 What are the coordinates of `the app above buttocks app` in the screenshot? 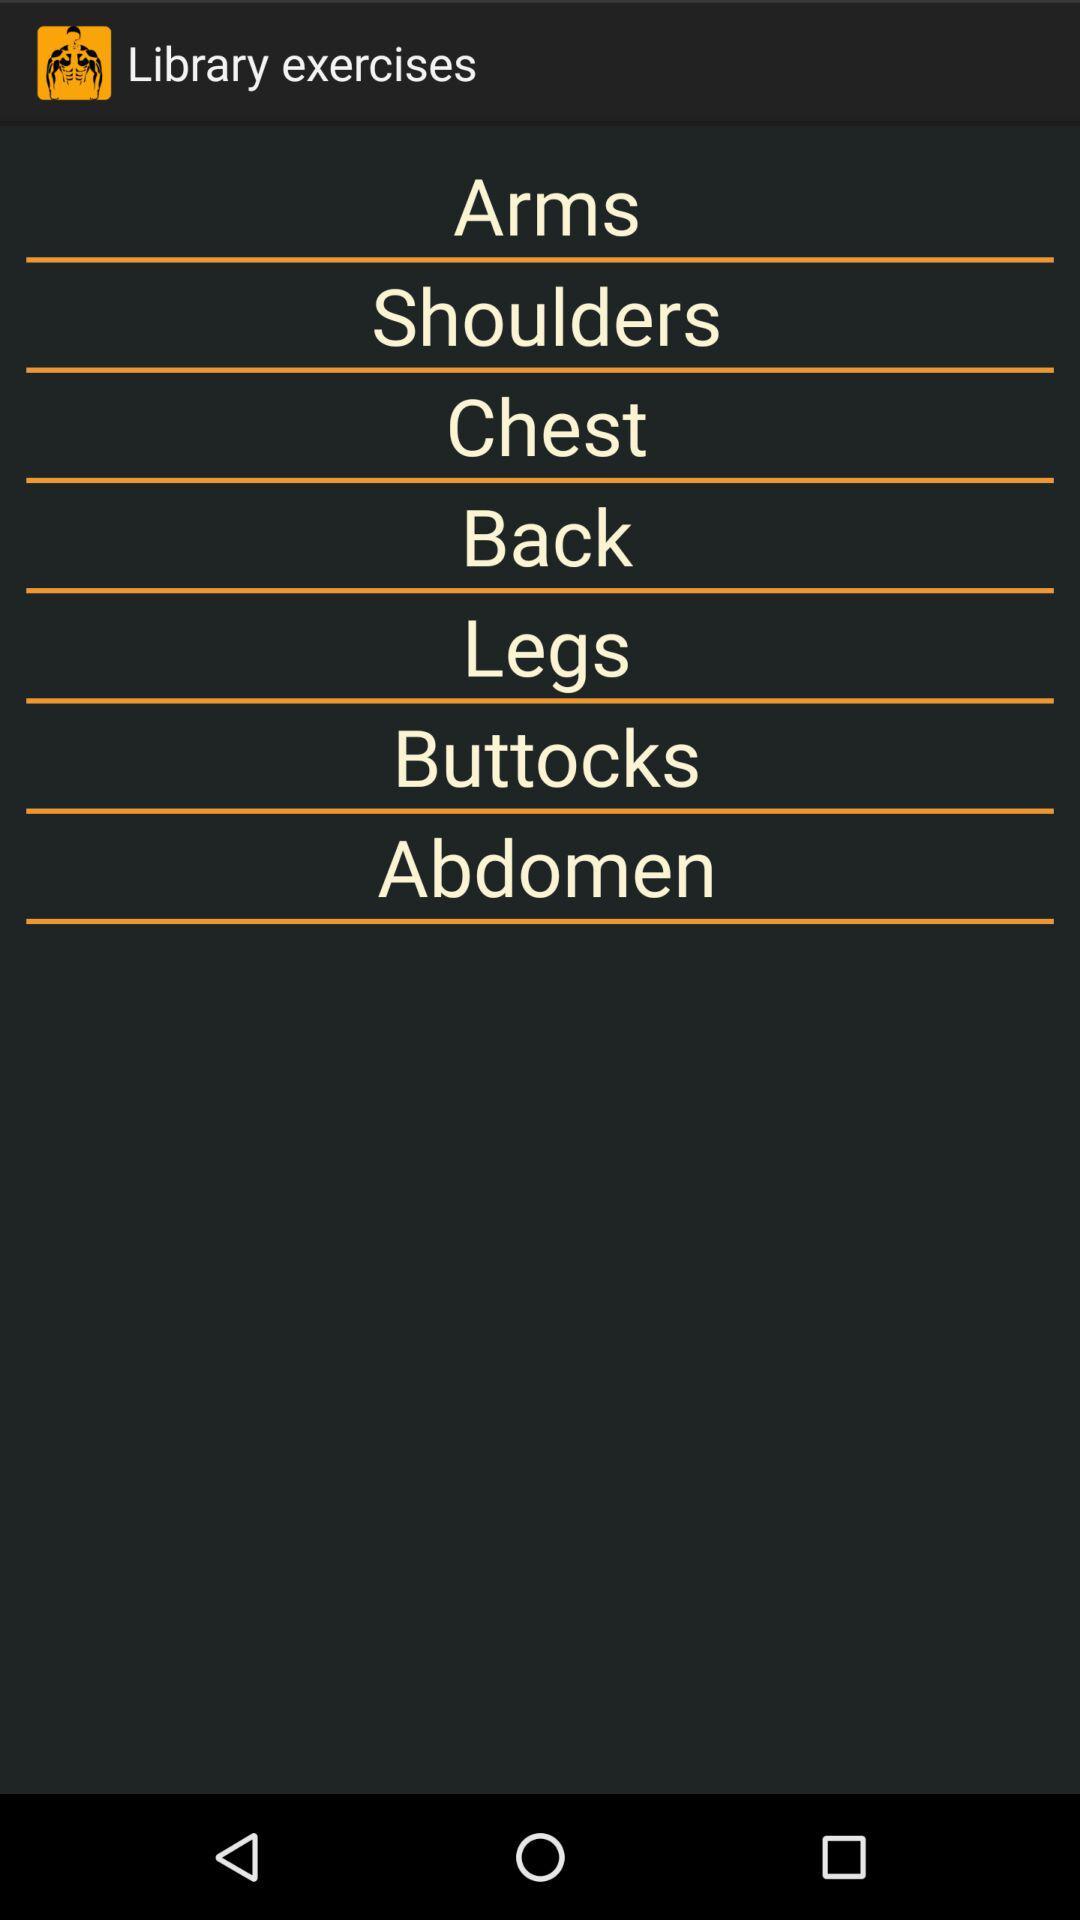 It's located at (540, 645).